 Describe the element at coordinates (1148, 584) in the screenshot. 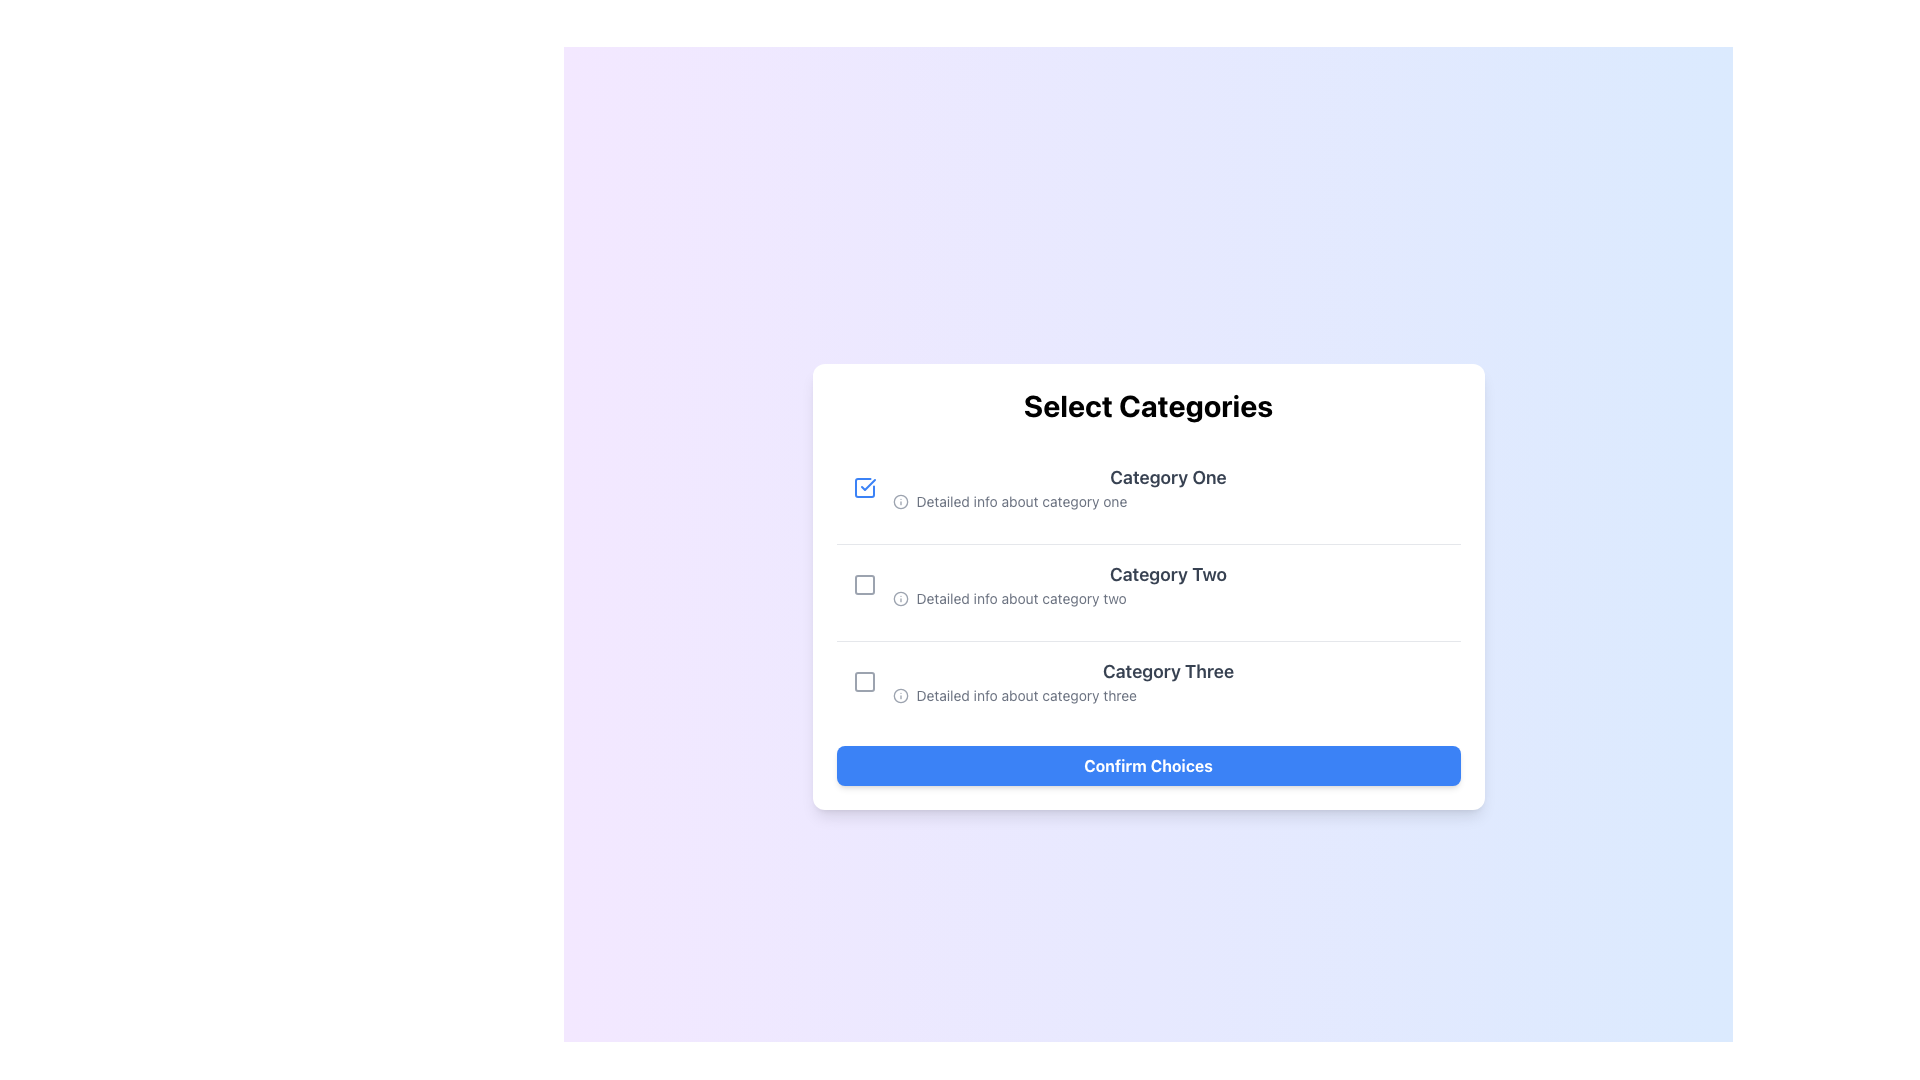

I see `description of the List item titled 'Category Two', which includes a checkbox and detailed info about category two` at that location.